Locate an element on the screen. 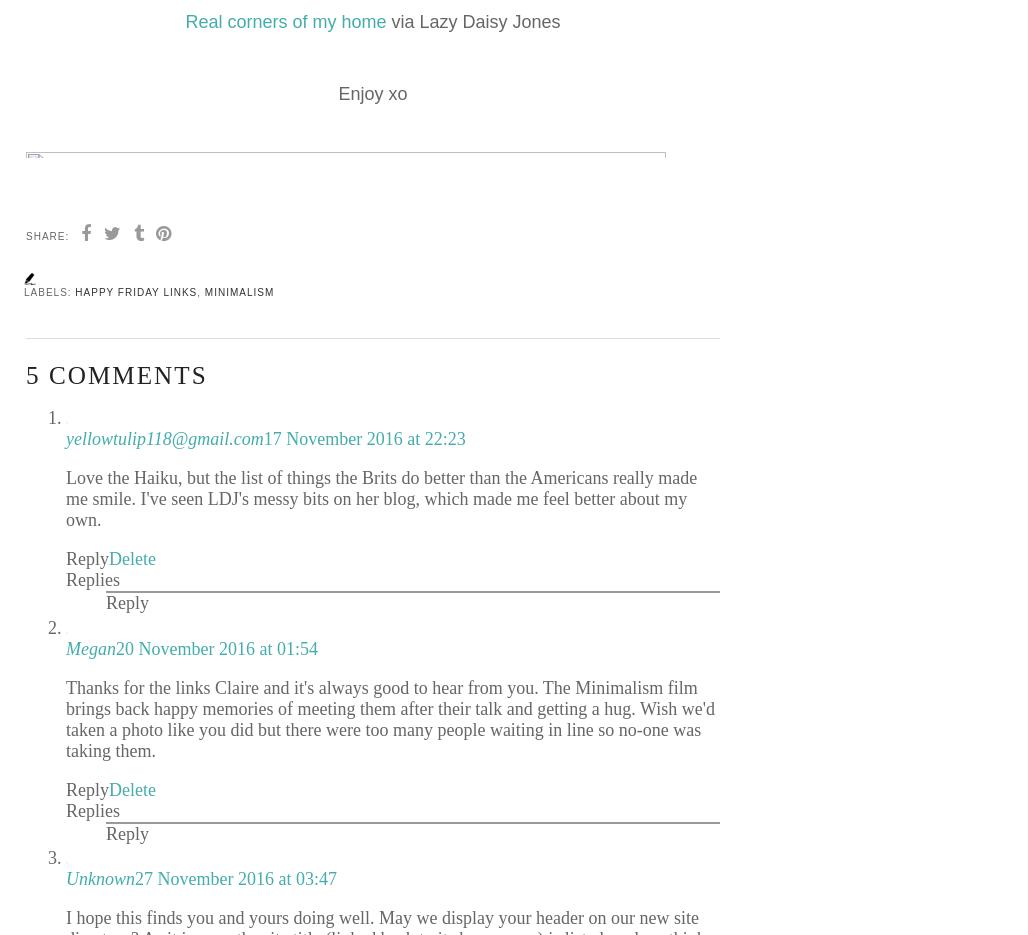 This screenshot has height=935, width=1028. 'Labels:' is located at coordinates (49, 291).